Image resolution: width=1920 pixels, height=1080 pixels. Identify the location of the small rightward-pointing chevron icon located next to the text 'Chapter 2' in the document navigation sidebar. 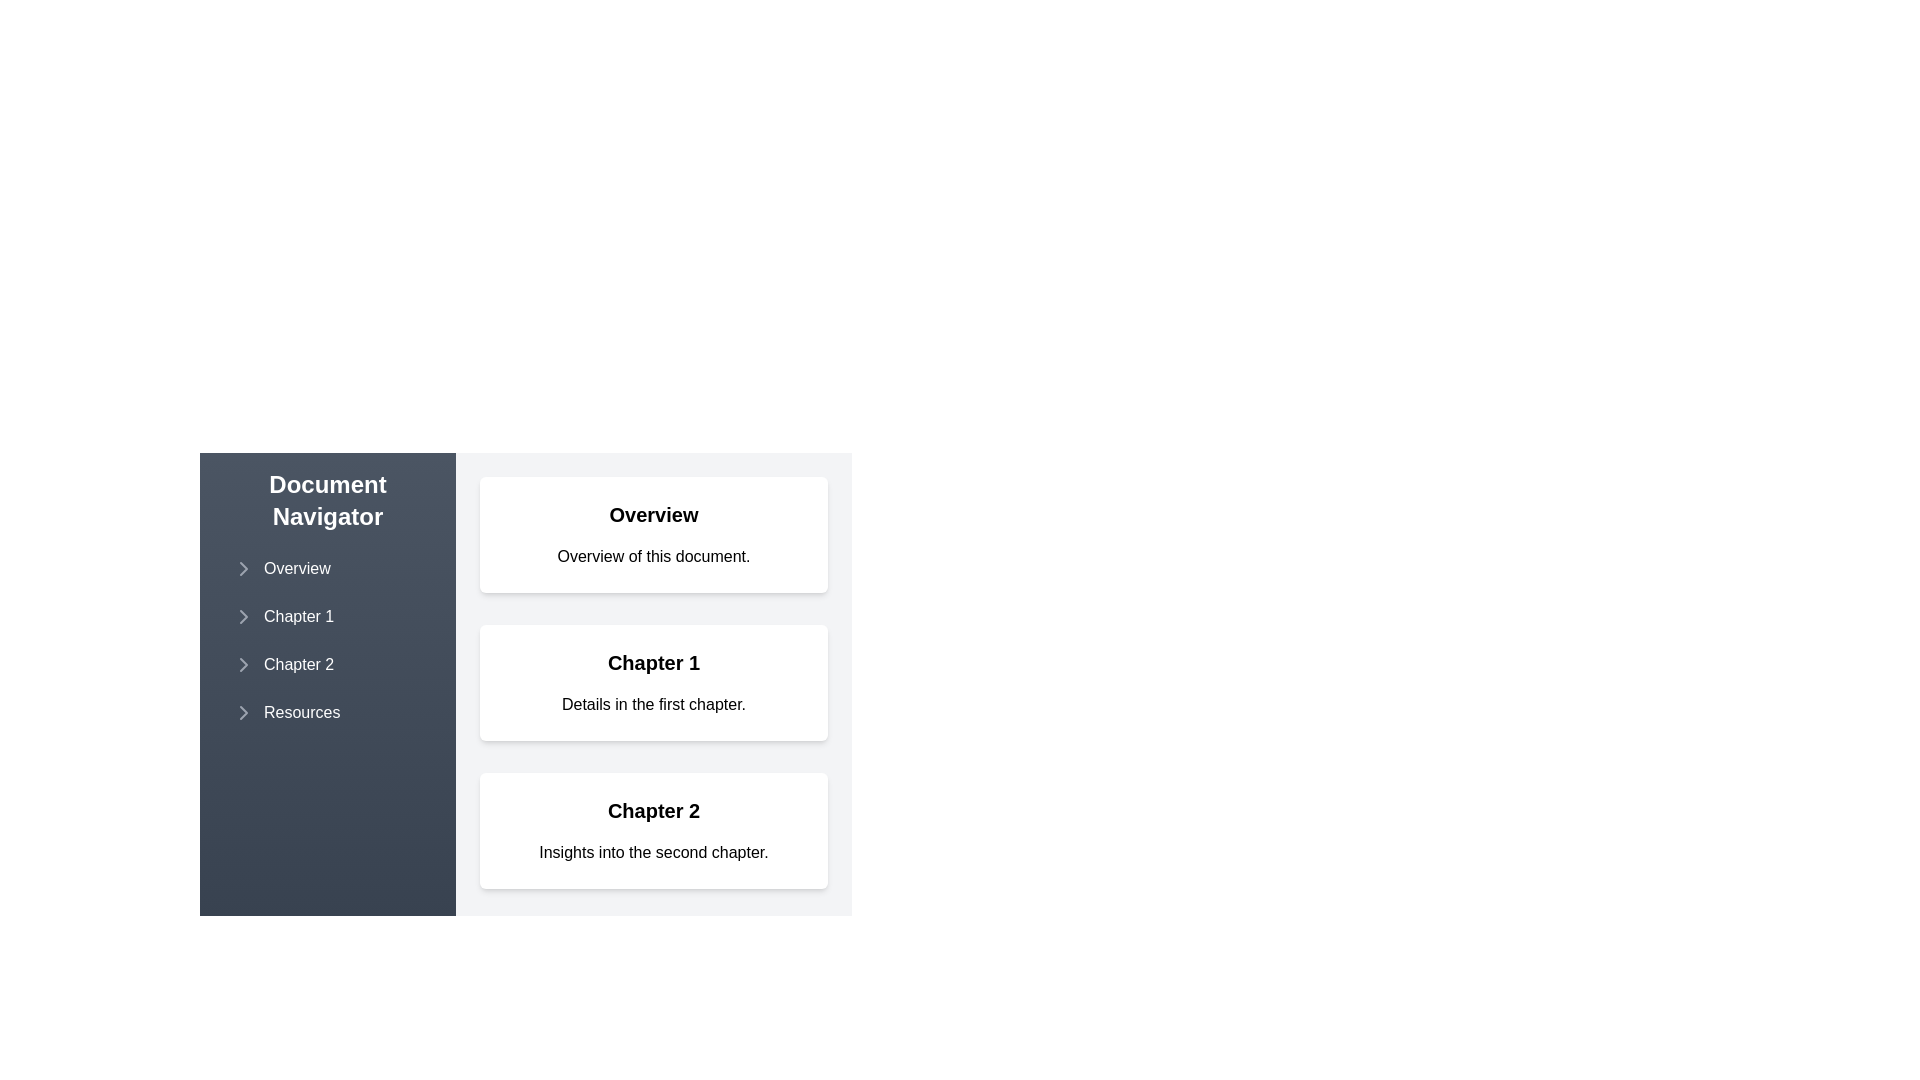
(243, 664).